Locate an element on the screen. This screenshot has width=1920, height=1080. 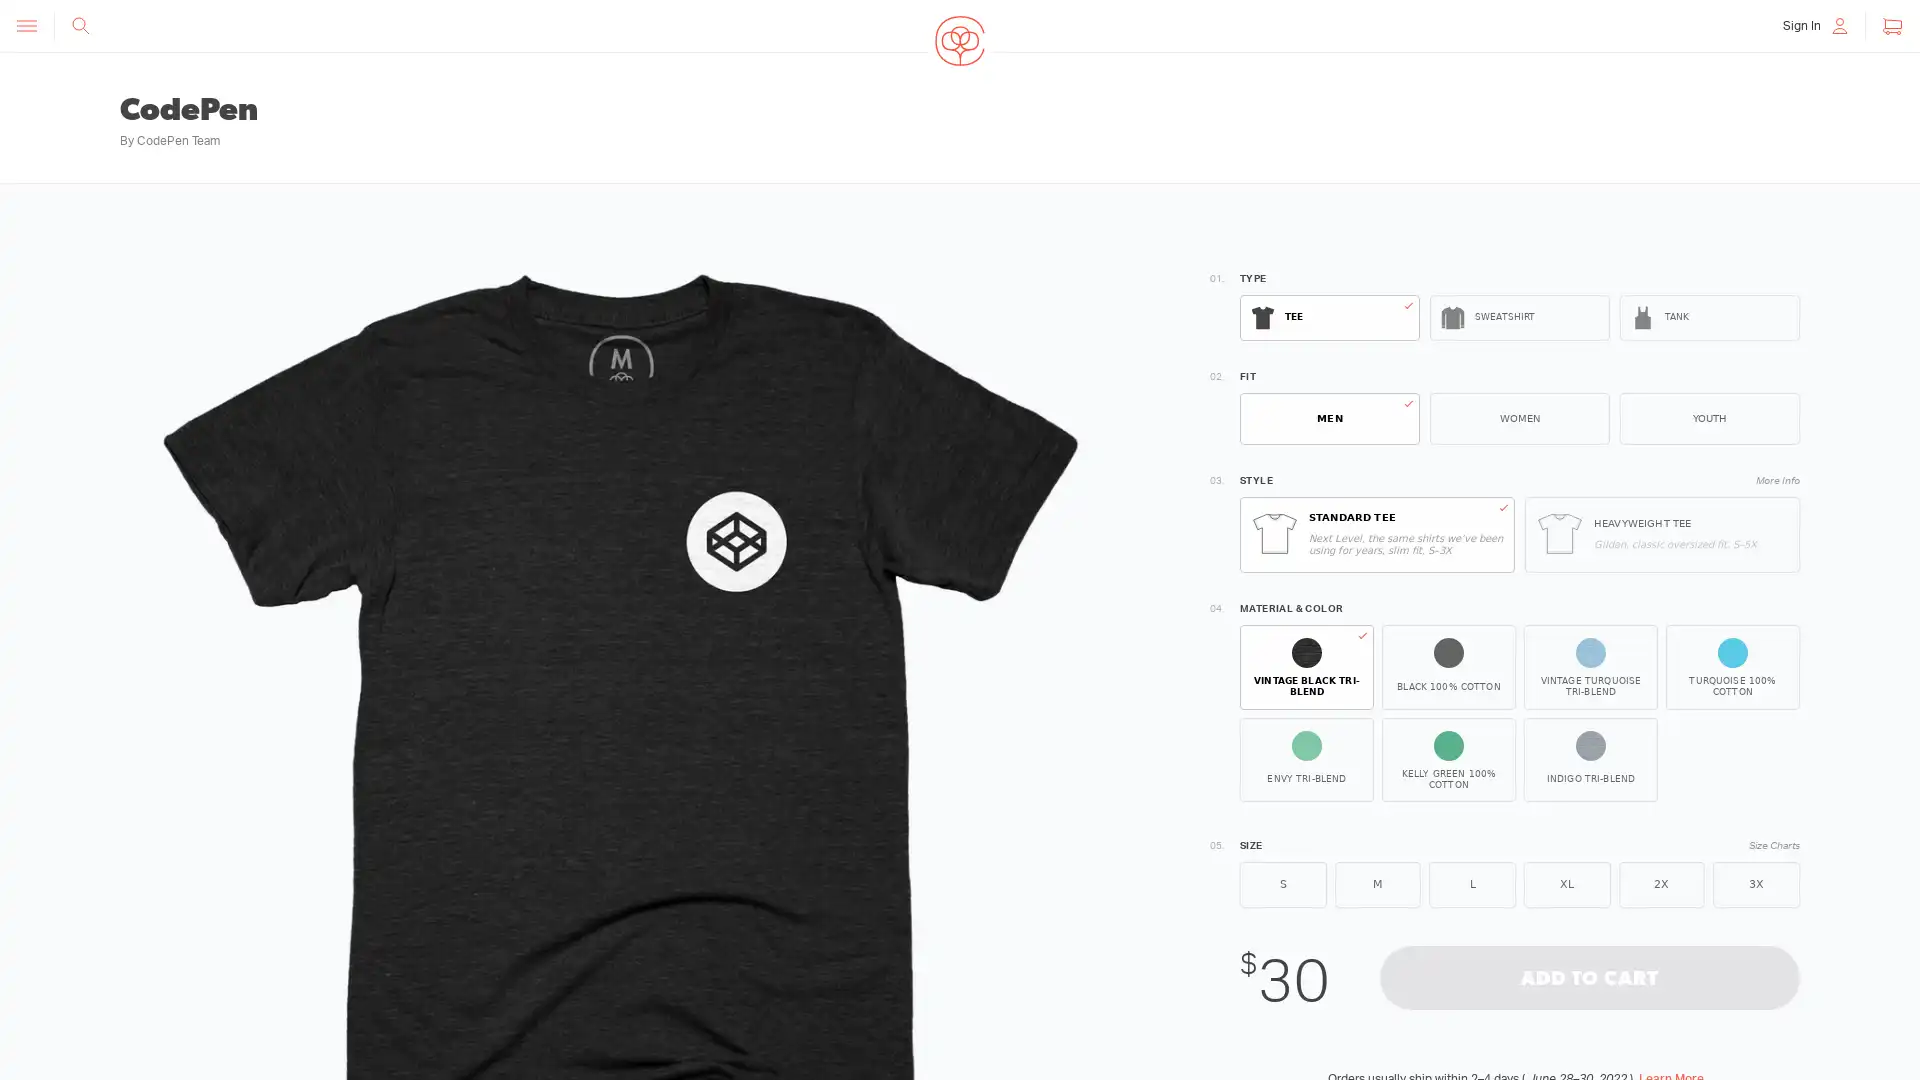
ADD TO CART is located at coordinates (1588, 977).